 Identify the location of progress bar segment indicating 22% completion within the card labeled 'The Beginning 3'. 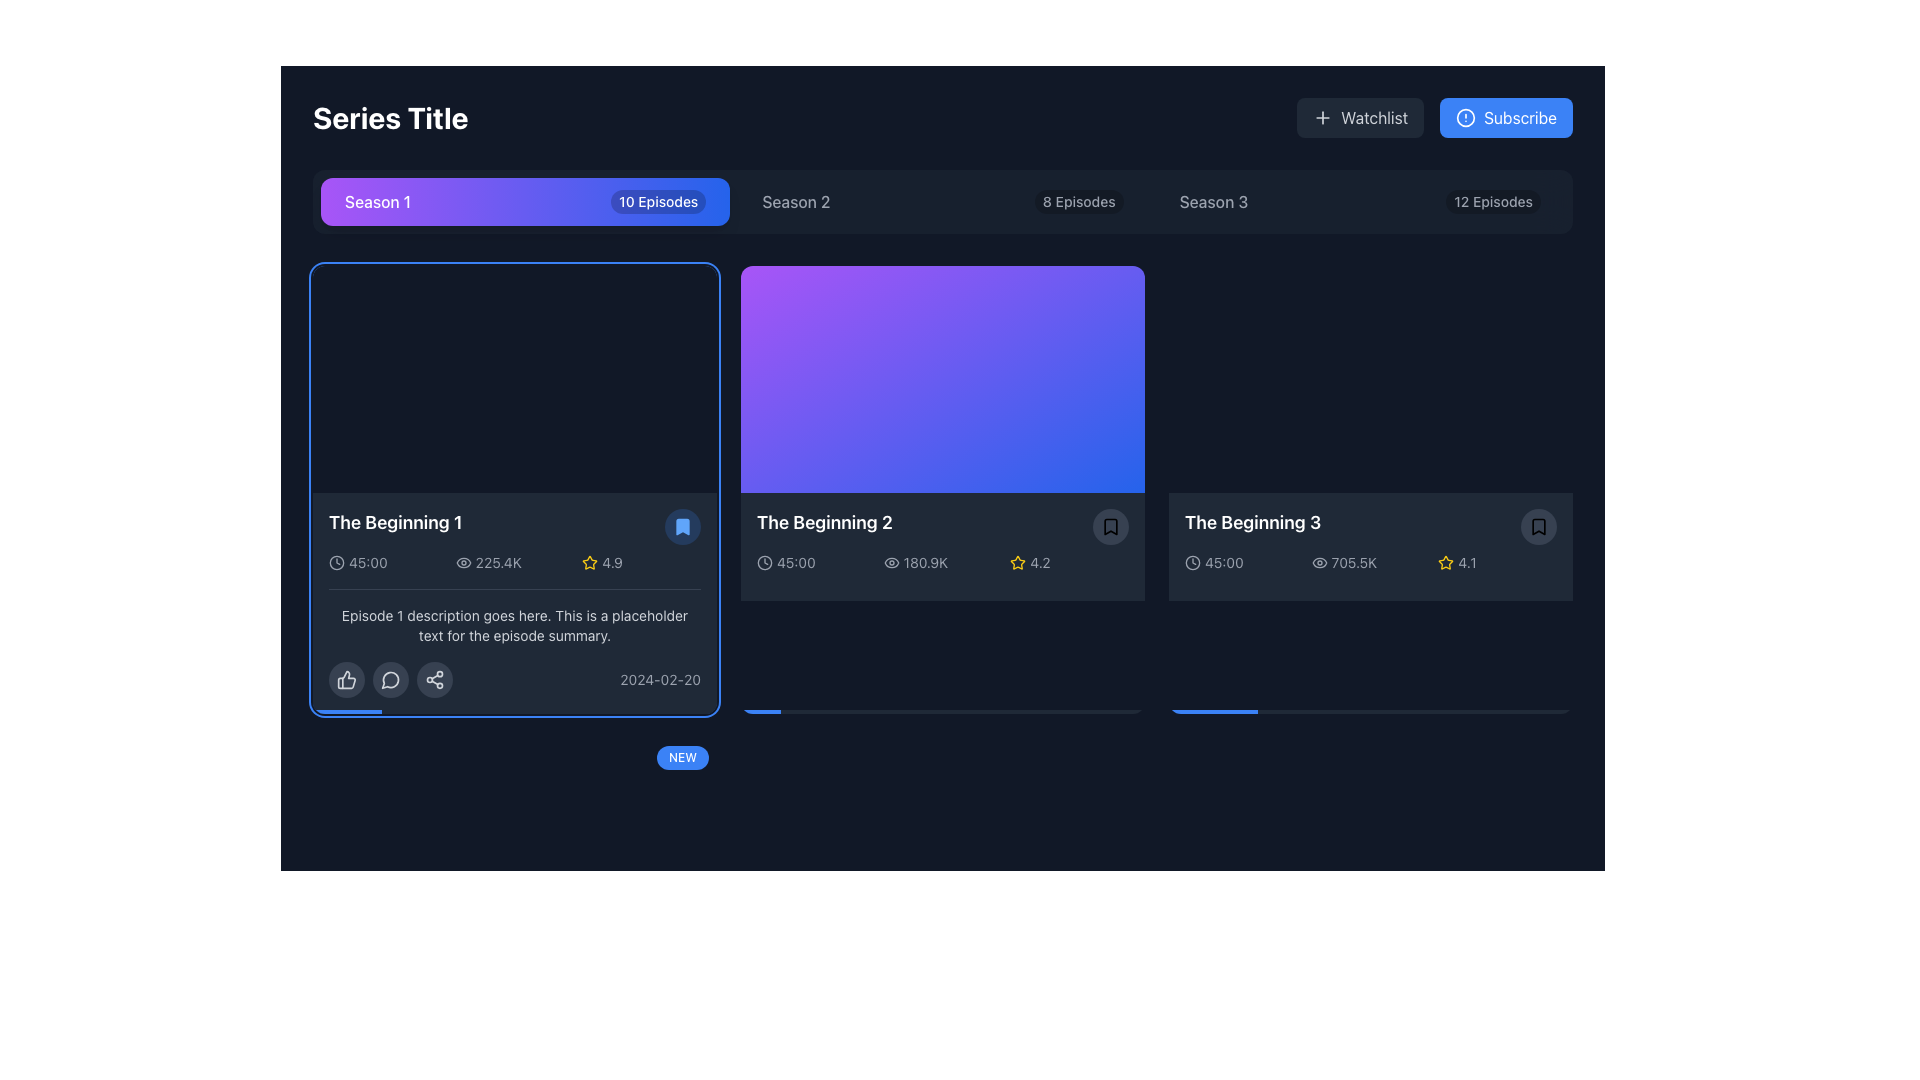
(1212, 711).